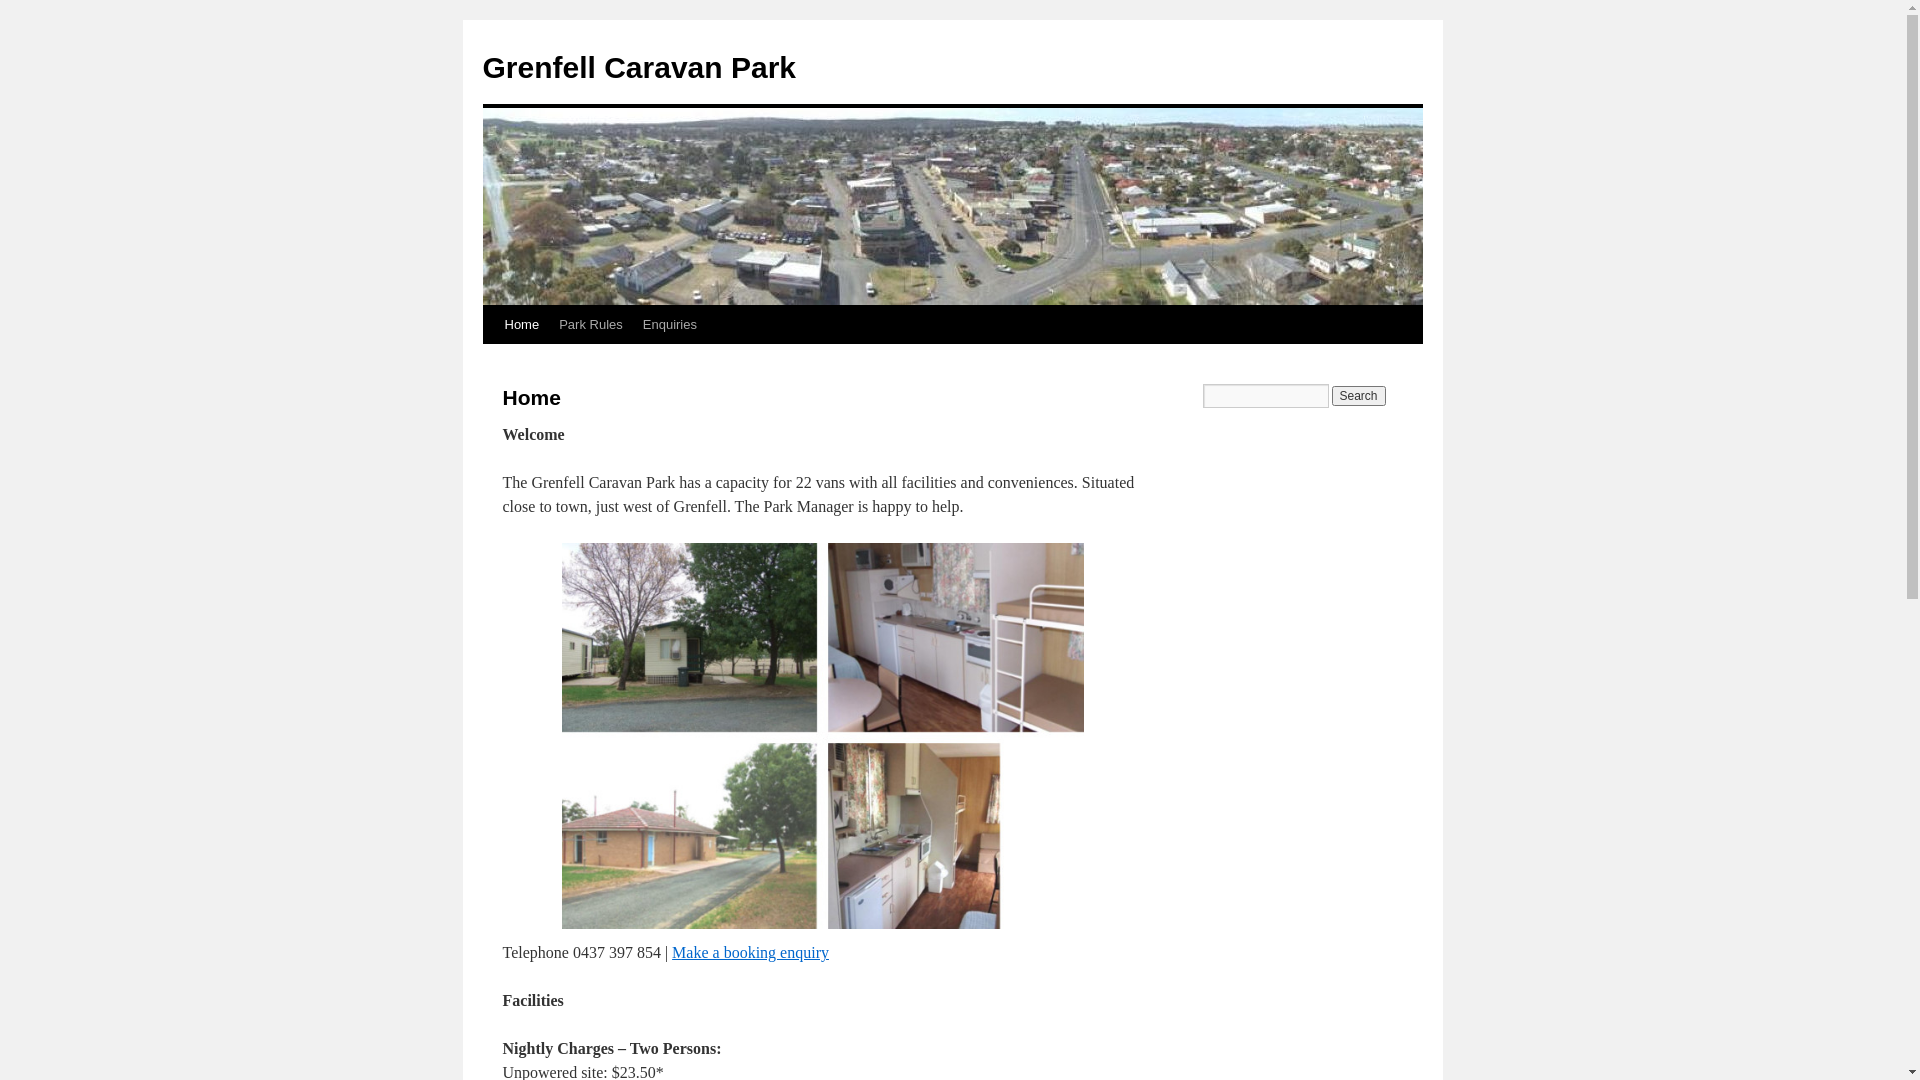 The image size is (1920, 1080). I want to click on 'Search', so click(1331, 396).